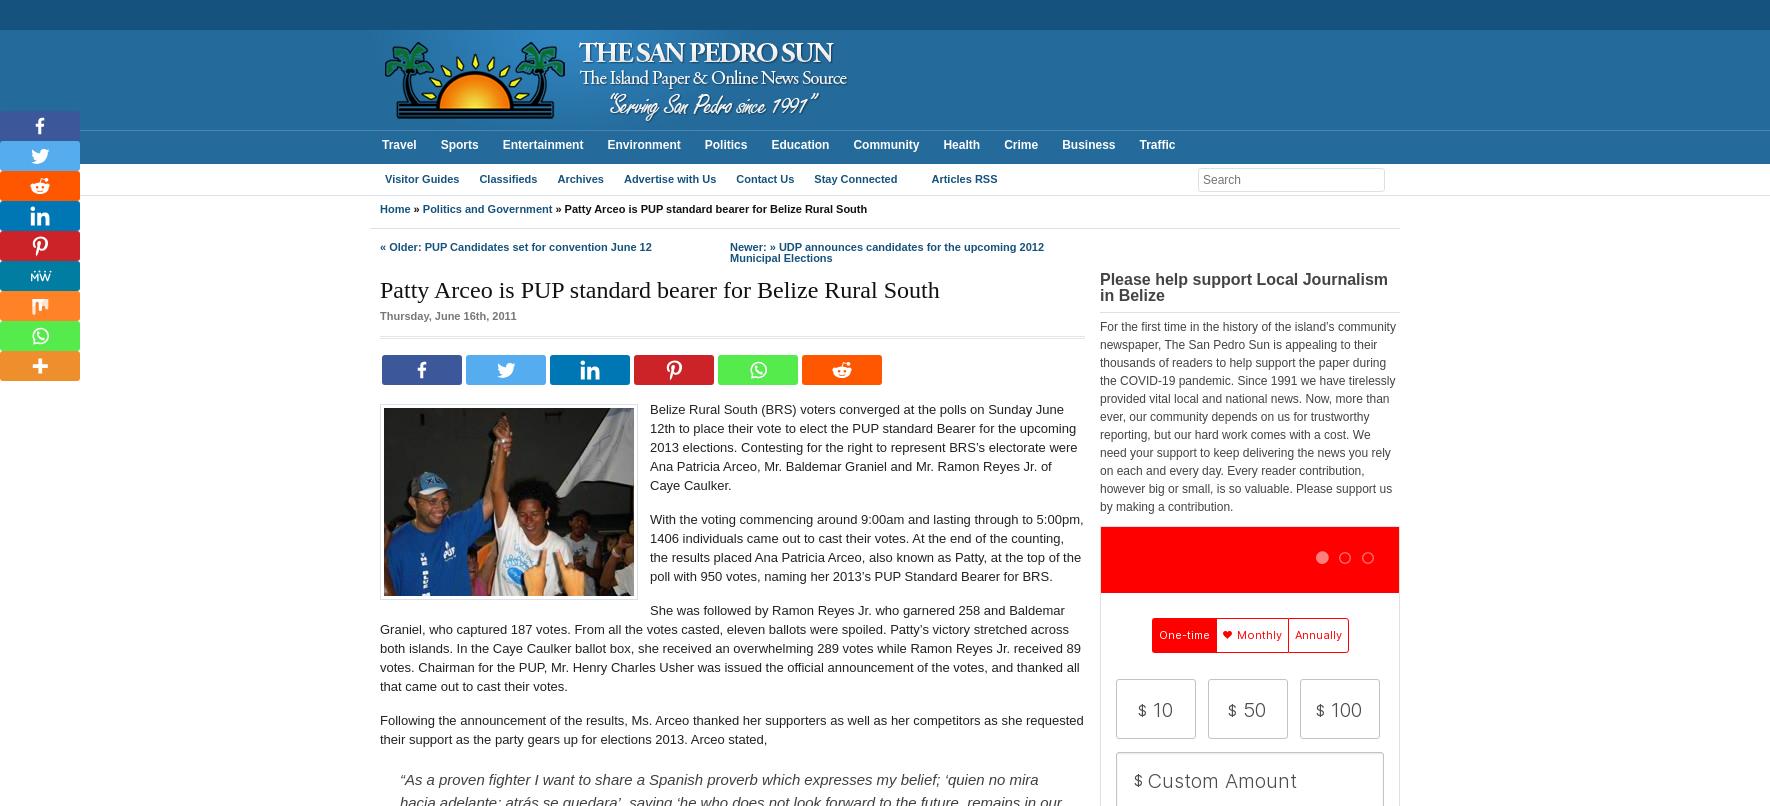 Image resolution: width=1770 pixels, height=806 pixels. Describe the element at coordinates (1246, 417) in the screenshot. I see `'For the first time in the history of the island’s community newspaper, The San Pedro Sun is appealing to their thousands of readers to help support the paper during the COVID-19 pandemic. Since 1991 we have tirelessly provided vital local and national news. Now, more than ever, our community depends on us for trustworthy reporting, but our hard work comes with a cost. We need your support to keep delivering the news you rely on each and every day. Every reader contribution, however big or small, is so valuable. Please support us by making a contribution.'` at that location.